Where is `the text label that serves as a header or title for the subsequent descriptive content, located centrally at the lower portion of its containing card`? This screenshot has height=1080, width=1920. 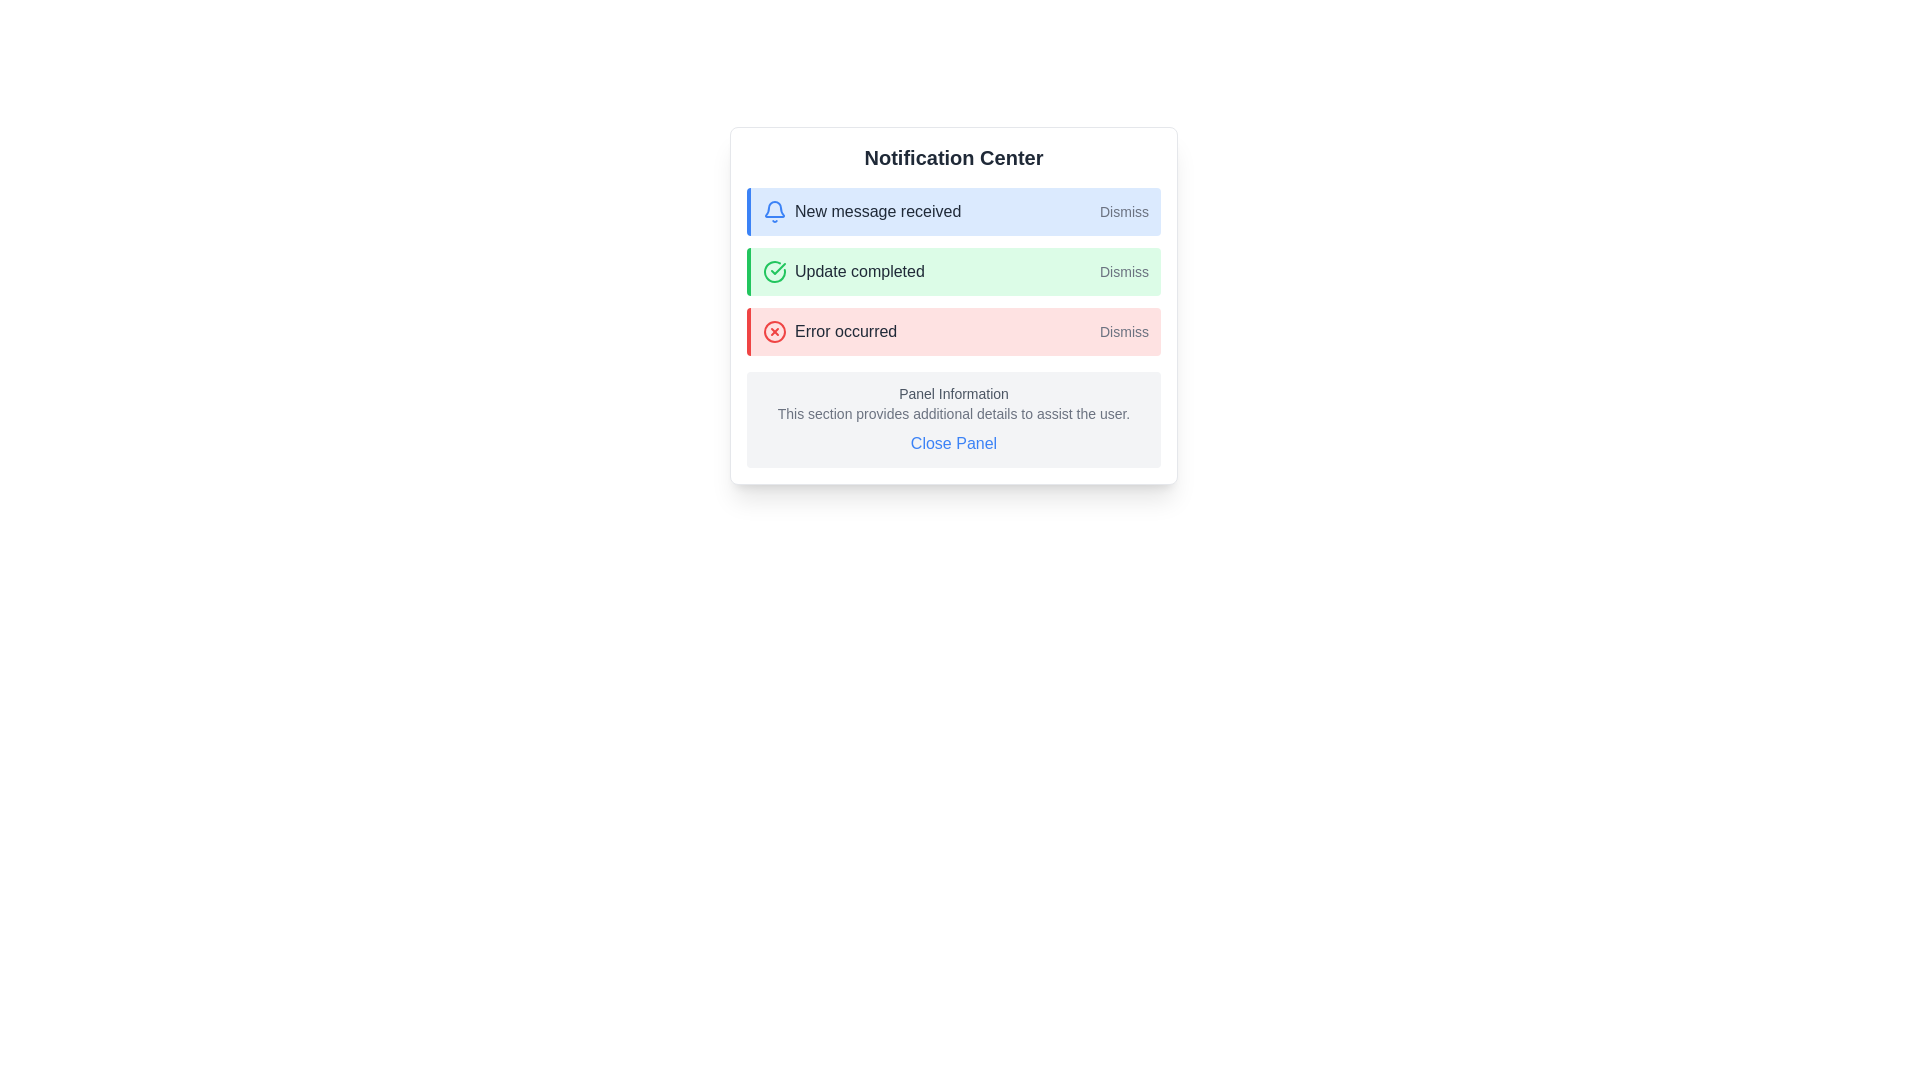 the text label that serves as a header or title for the subsequent descriptive content, located centrally at the lower portion of its containing card is located at coordinates (953, 393).